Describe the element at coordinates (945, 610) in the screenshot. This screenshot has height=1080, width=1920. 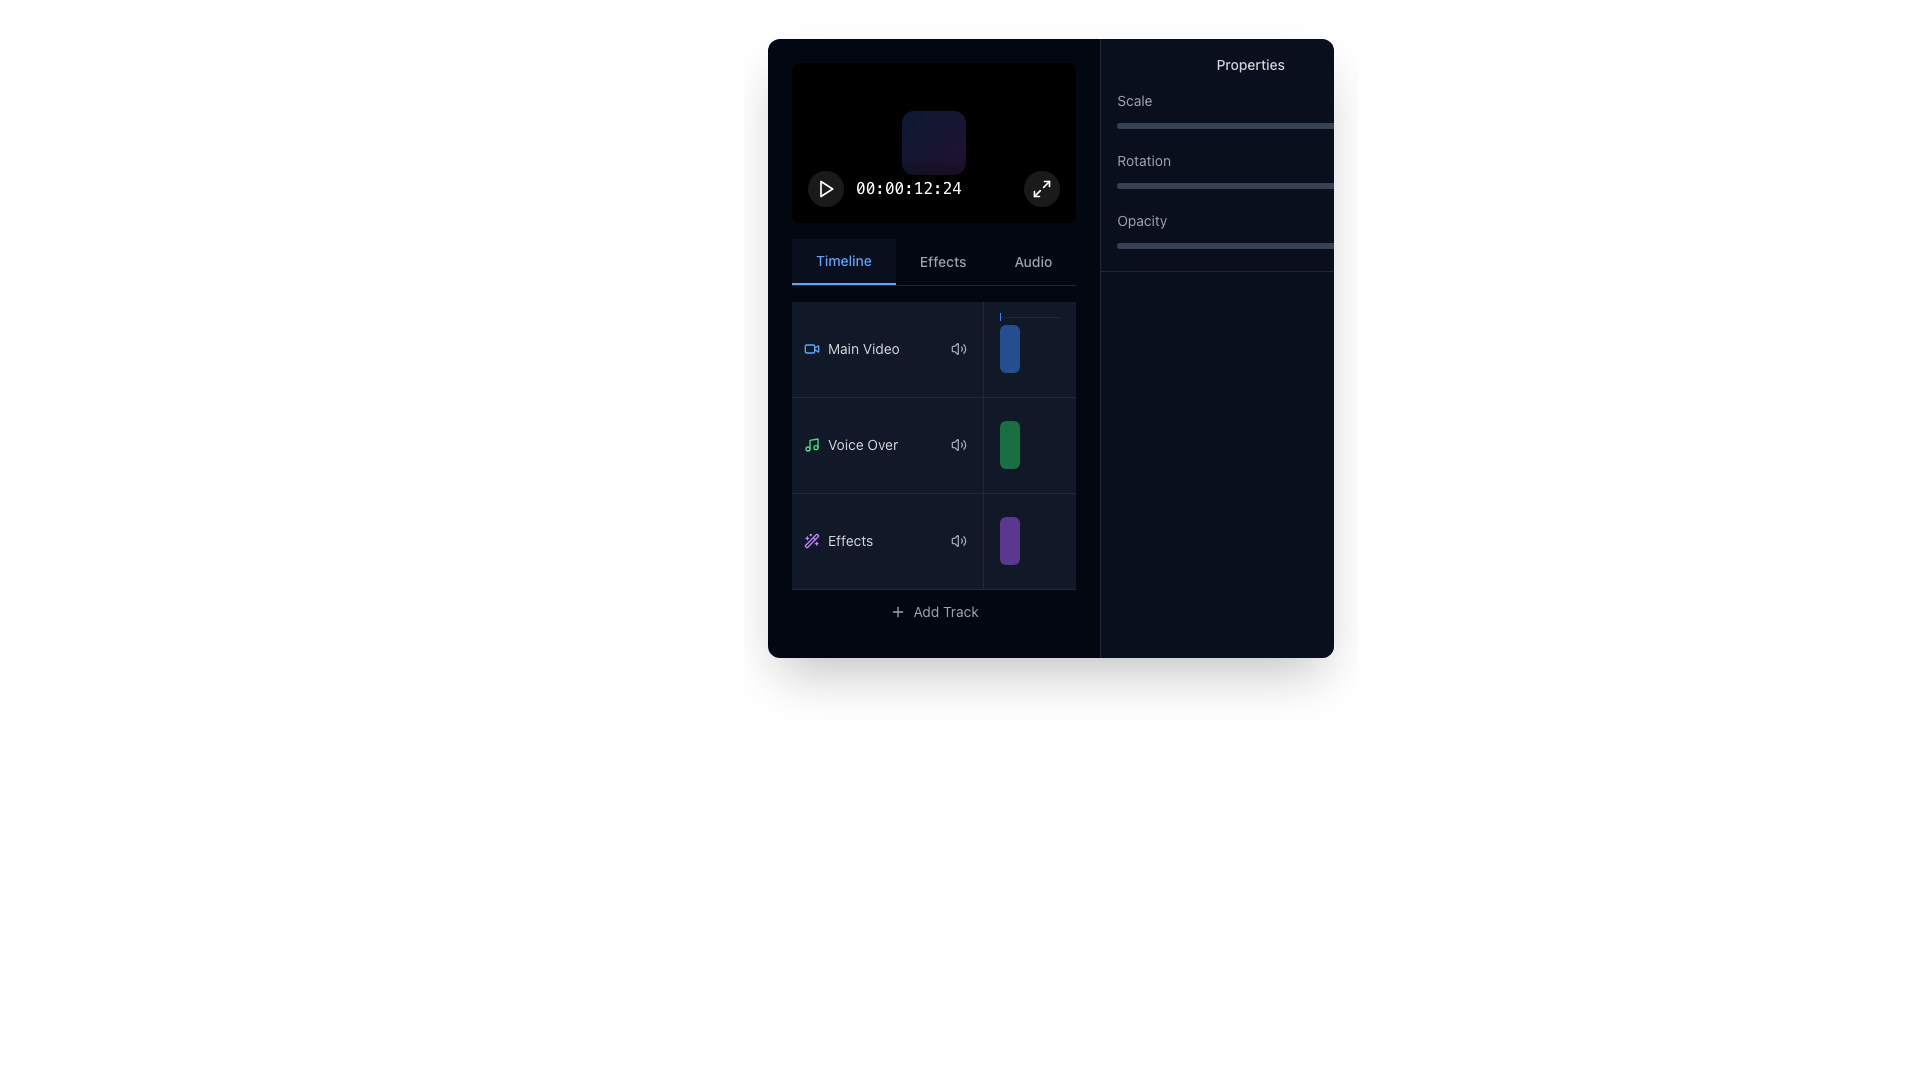
I see `static text label next to the '+' icon at the bottom of the interface that indicates adding a new track` at that location.